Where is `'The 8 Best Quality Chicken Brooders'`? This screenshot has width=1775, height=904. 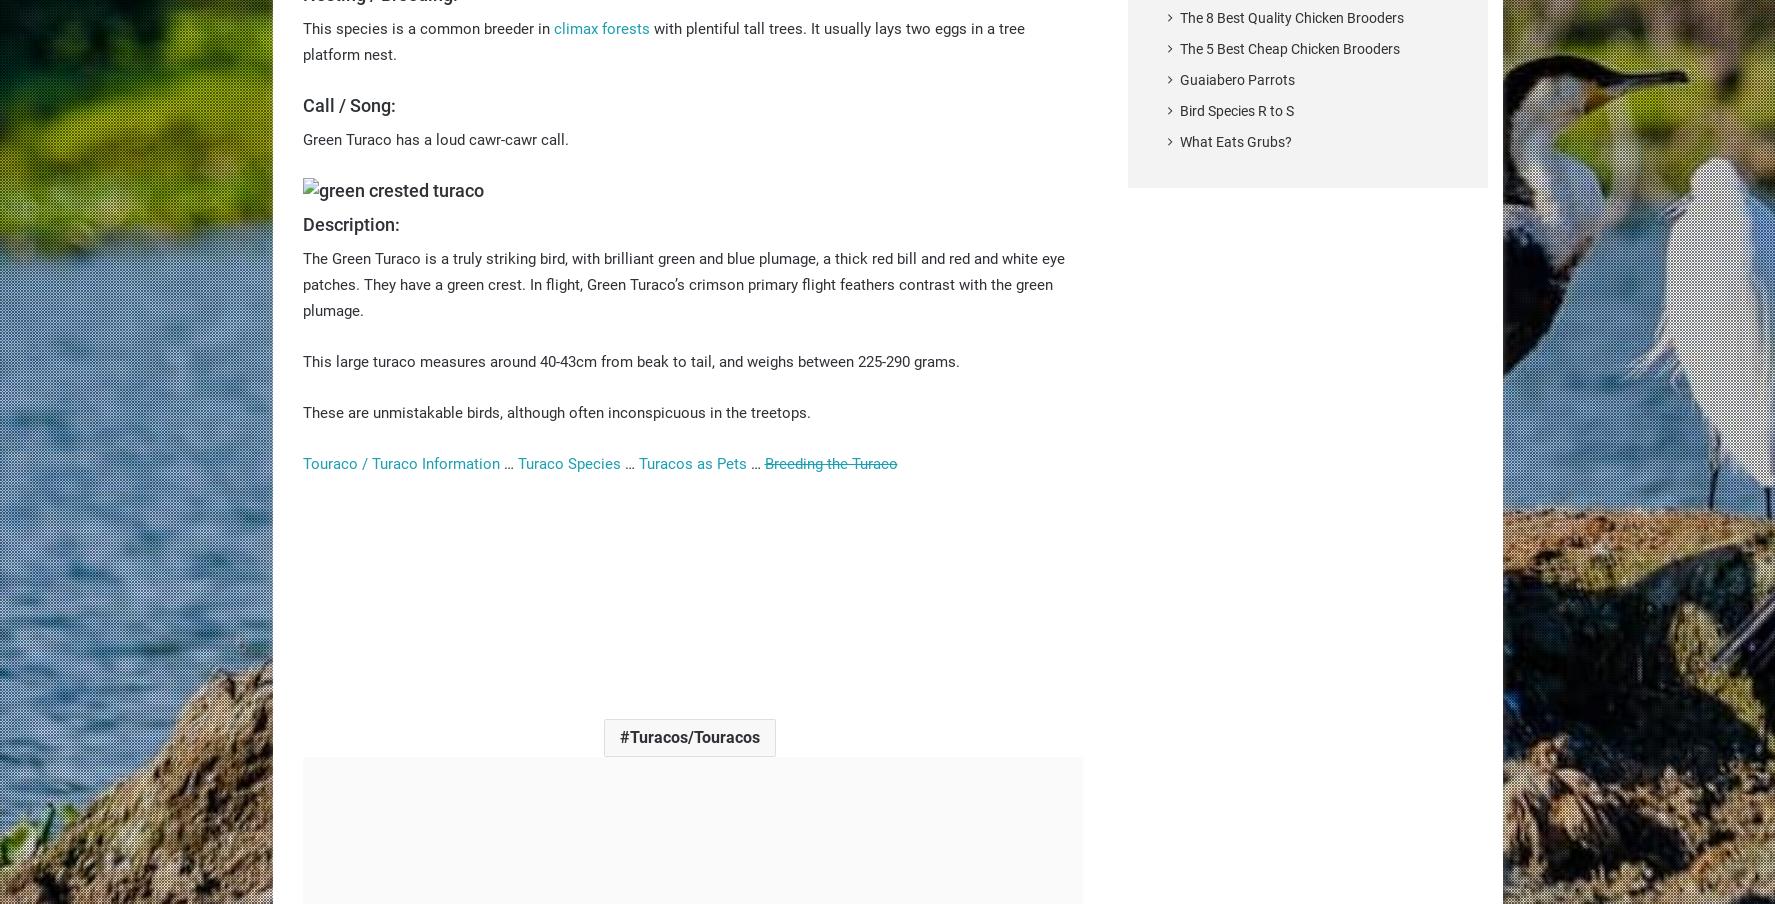 'The 8 Best Quality Chicken Brooders' is located at coordinates (1290, 15).